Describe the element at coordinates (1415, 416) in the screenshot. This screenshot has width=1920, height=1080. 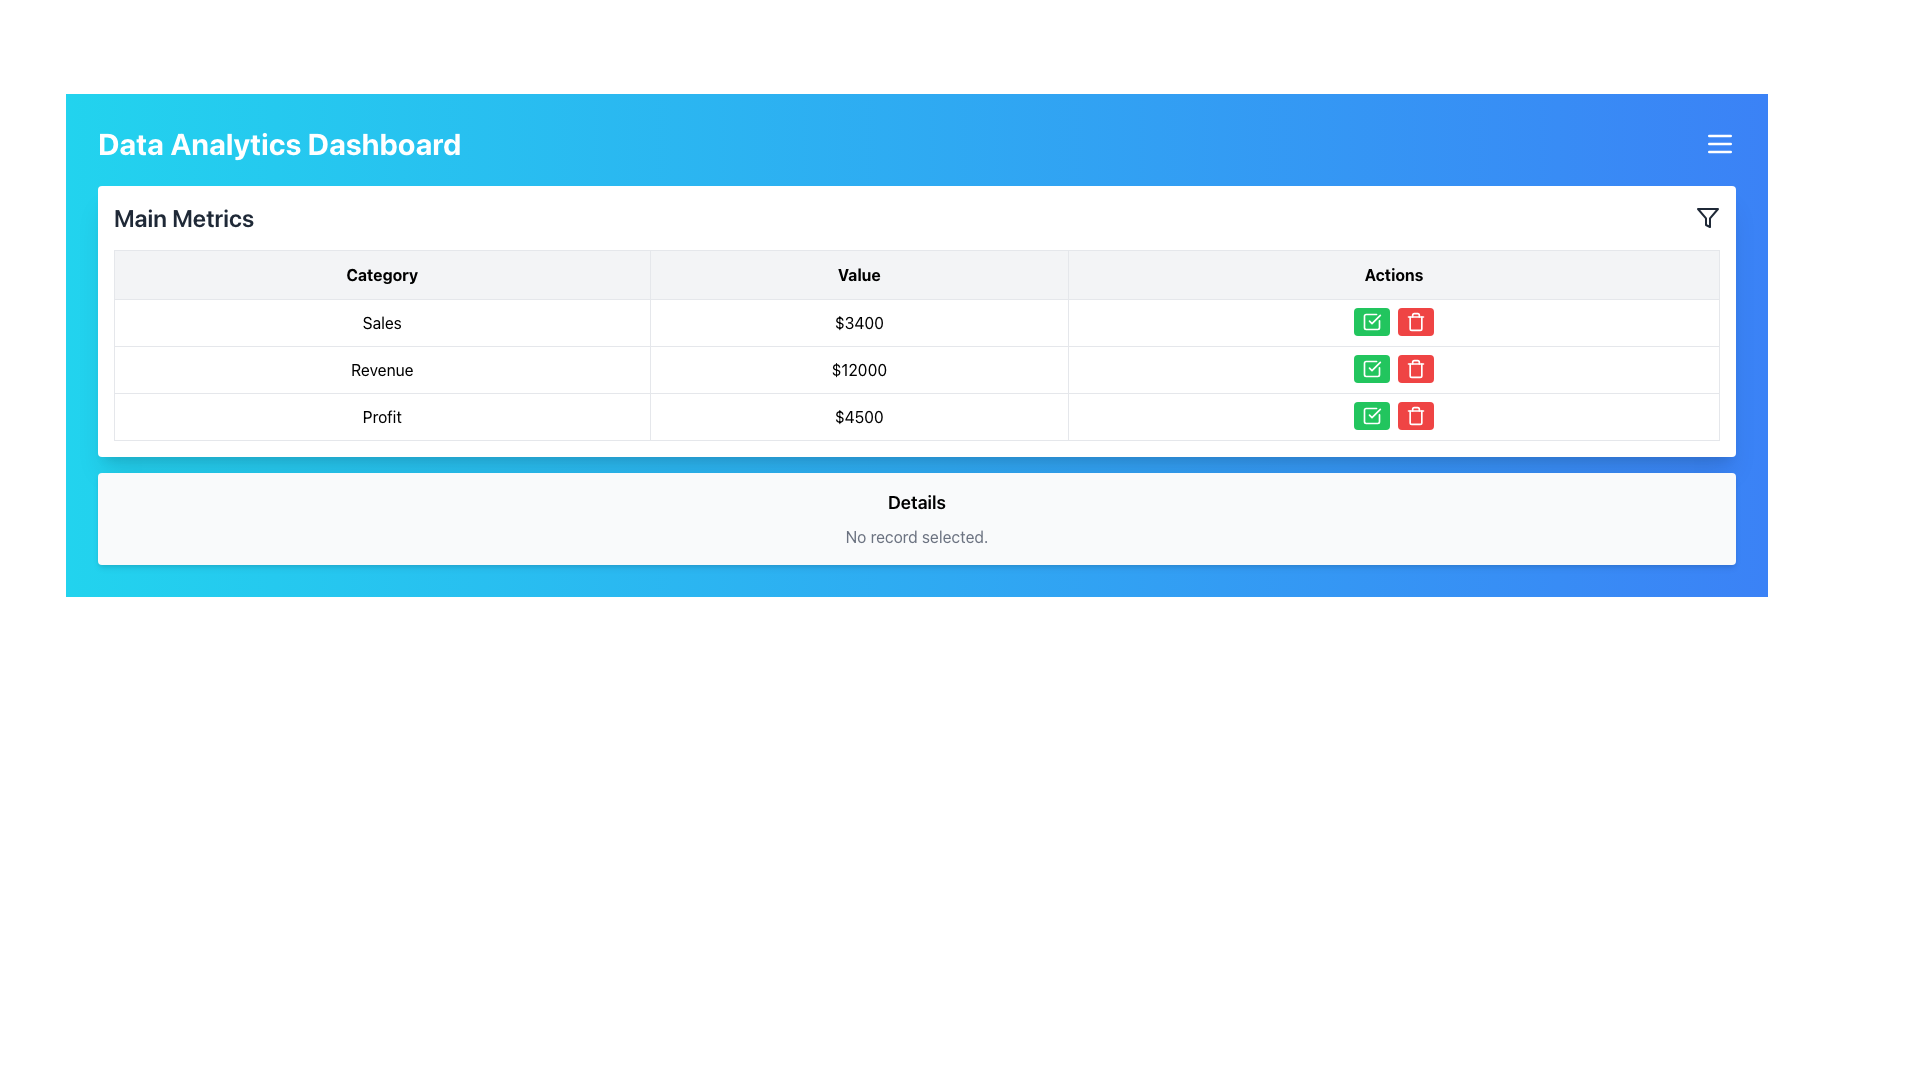
I see `the red trash bin icon in the 'Actions' column of the data table, which is the second icon in the third row associated with the 'Profit' entry to possibly reveal additional information` at that location.